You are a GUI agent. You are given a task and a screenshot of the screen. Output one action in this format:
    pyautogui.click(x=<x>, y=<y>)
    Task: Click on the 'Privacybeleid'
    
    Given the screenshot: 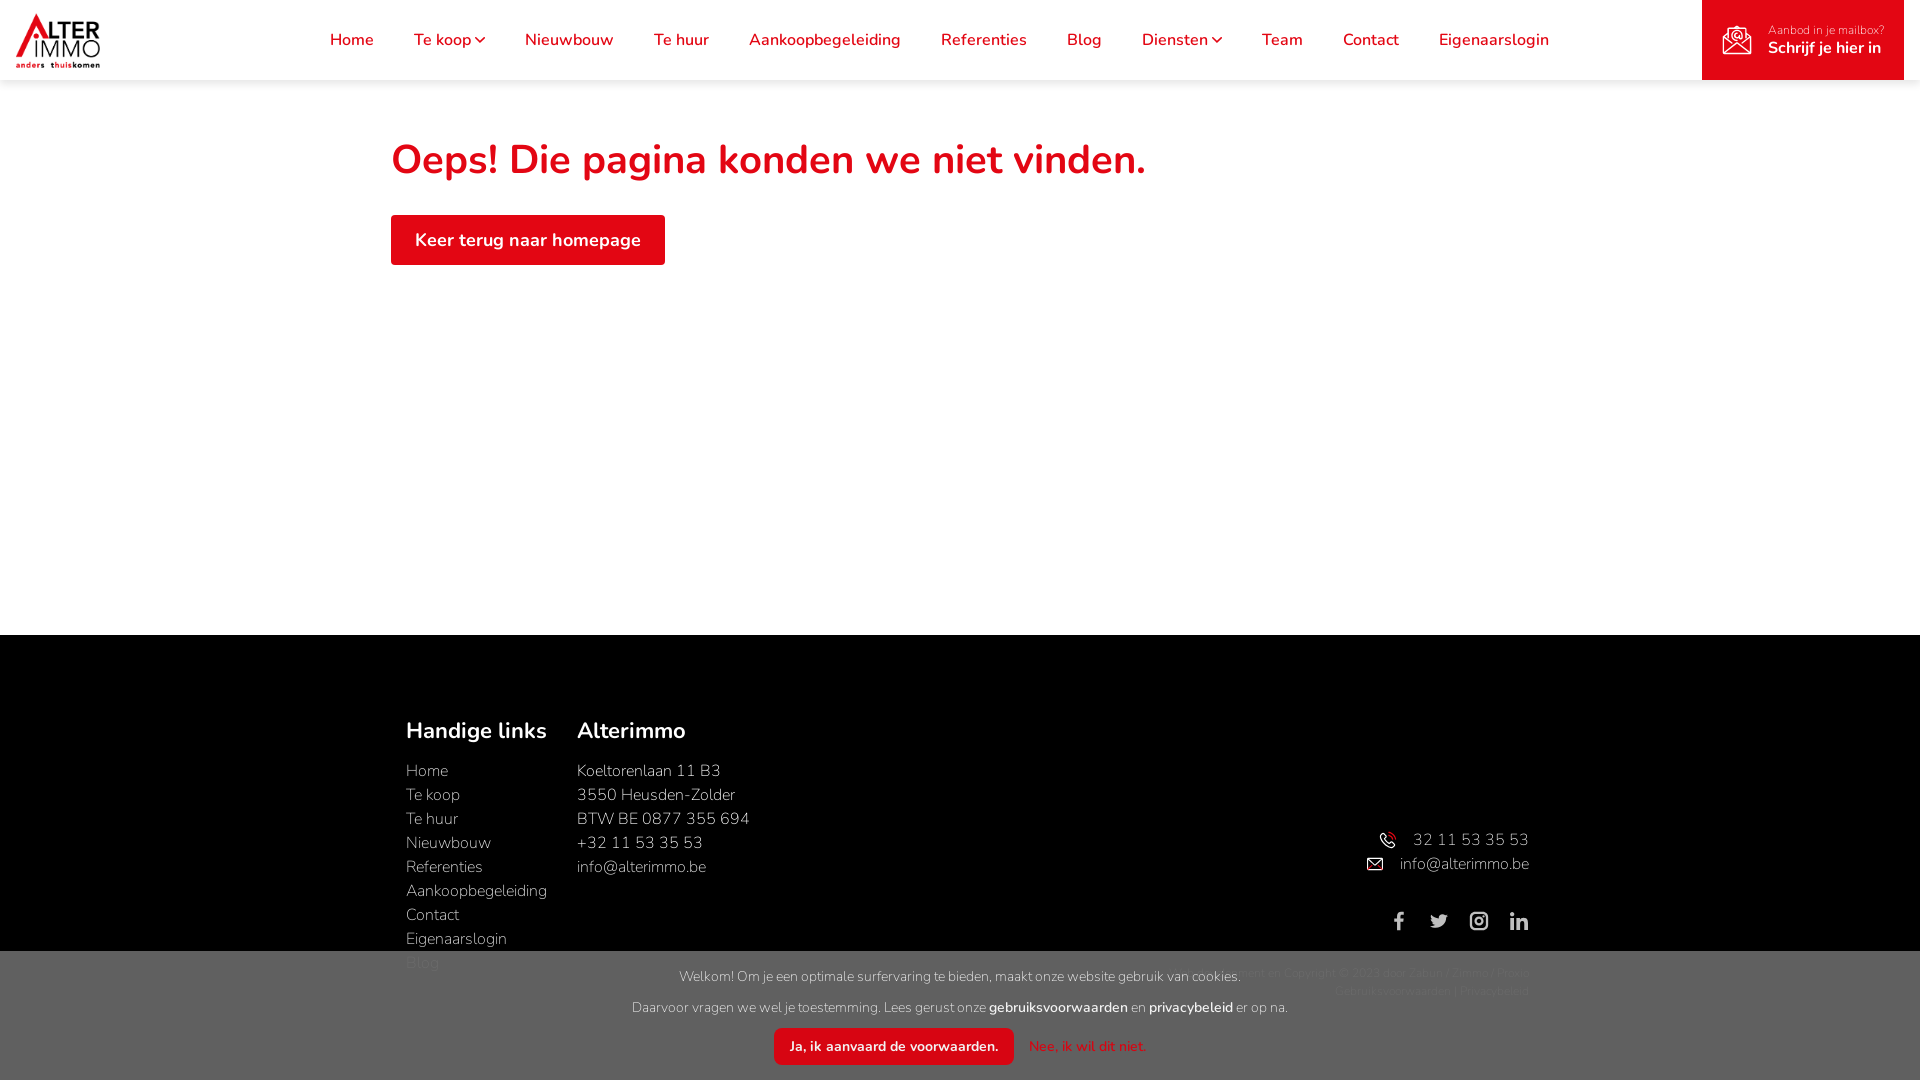 What is the action you would take?
    pyautogui.click(x=1494, y=991)
    